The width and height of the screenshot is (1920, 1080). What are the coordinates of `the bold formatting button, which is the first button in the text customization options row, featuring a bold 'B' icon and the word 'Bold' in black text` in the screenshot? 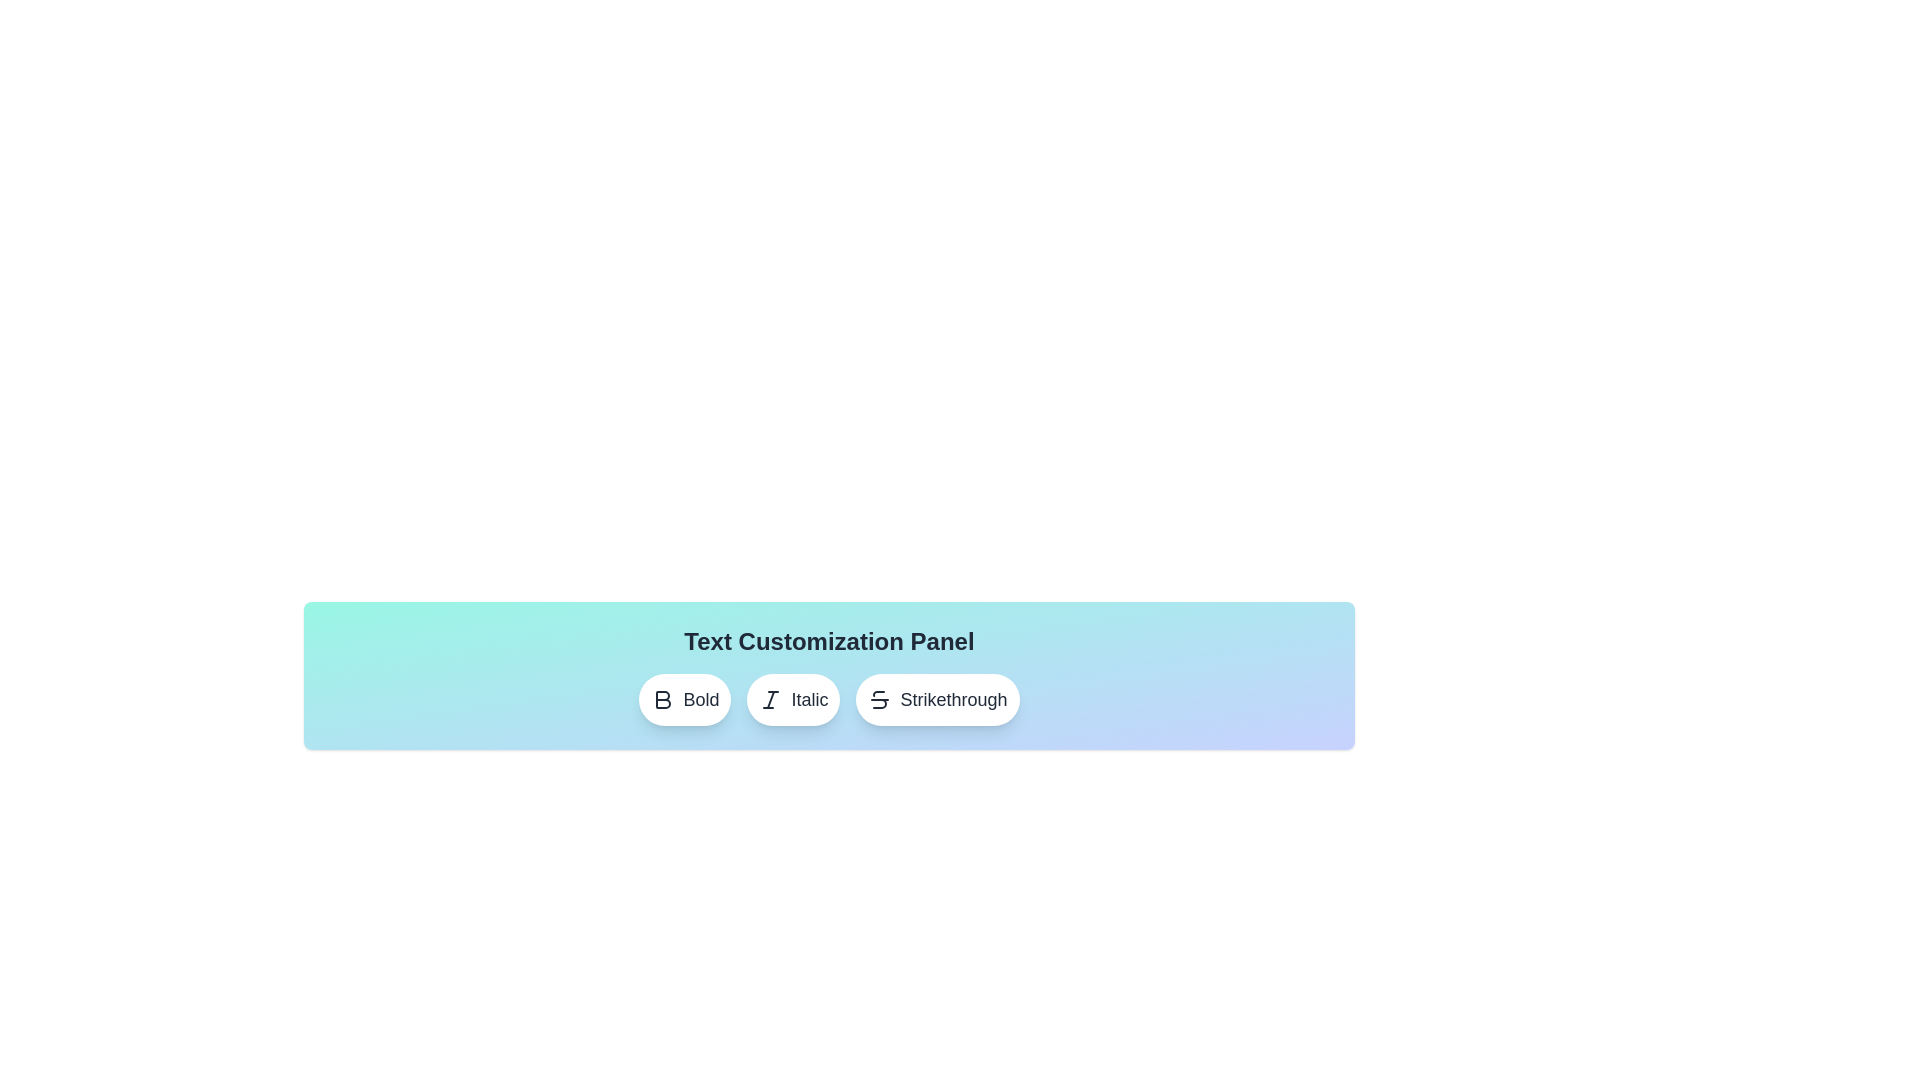 It's located at (685, 698).